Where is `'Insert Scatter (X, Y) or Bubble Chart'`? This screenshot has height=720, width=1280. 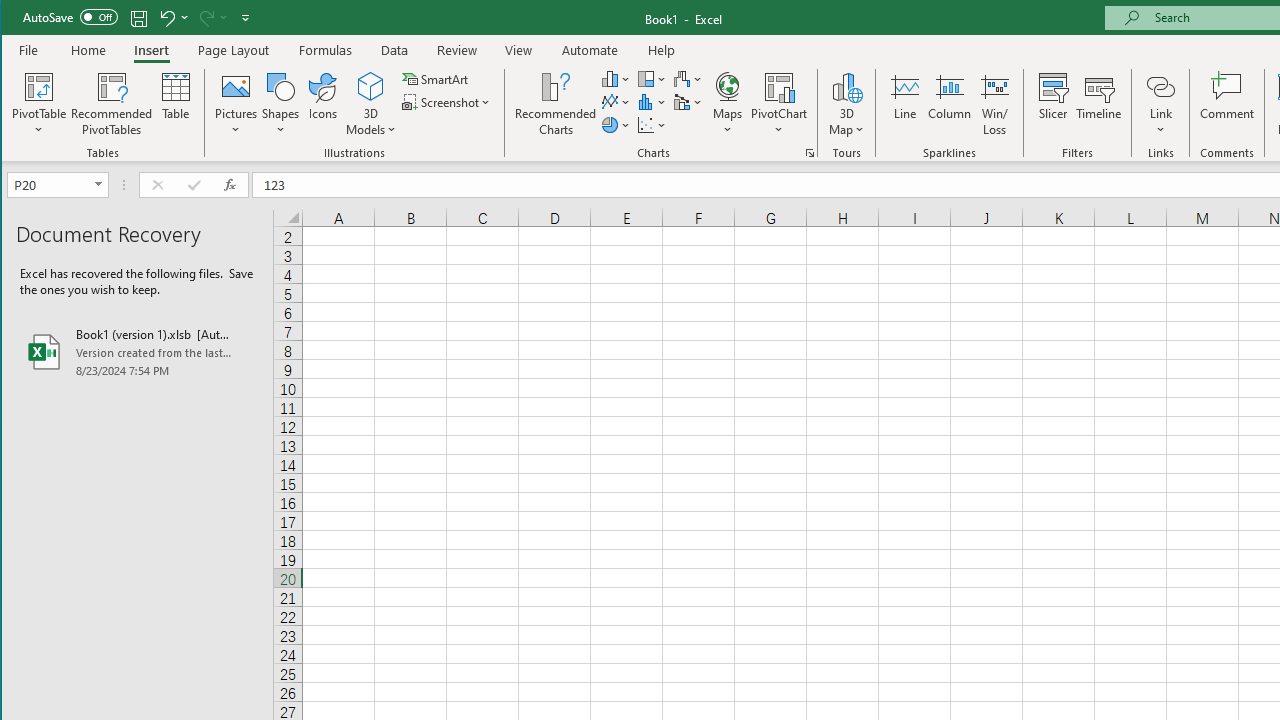 'Insert Scatter (X, Y) or Bubble Chart' is located at coordinates (652, 125).